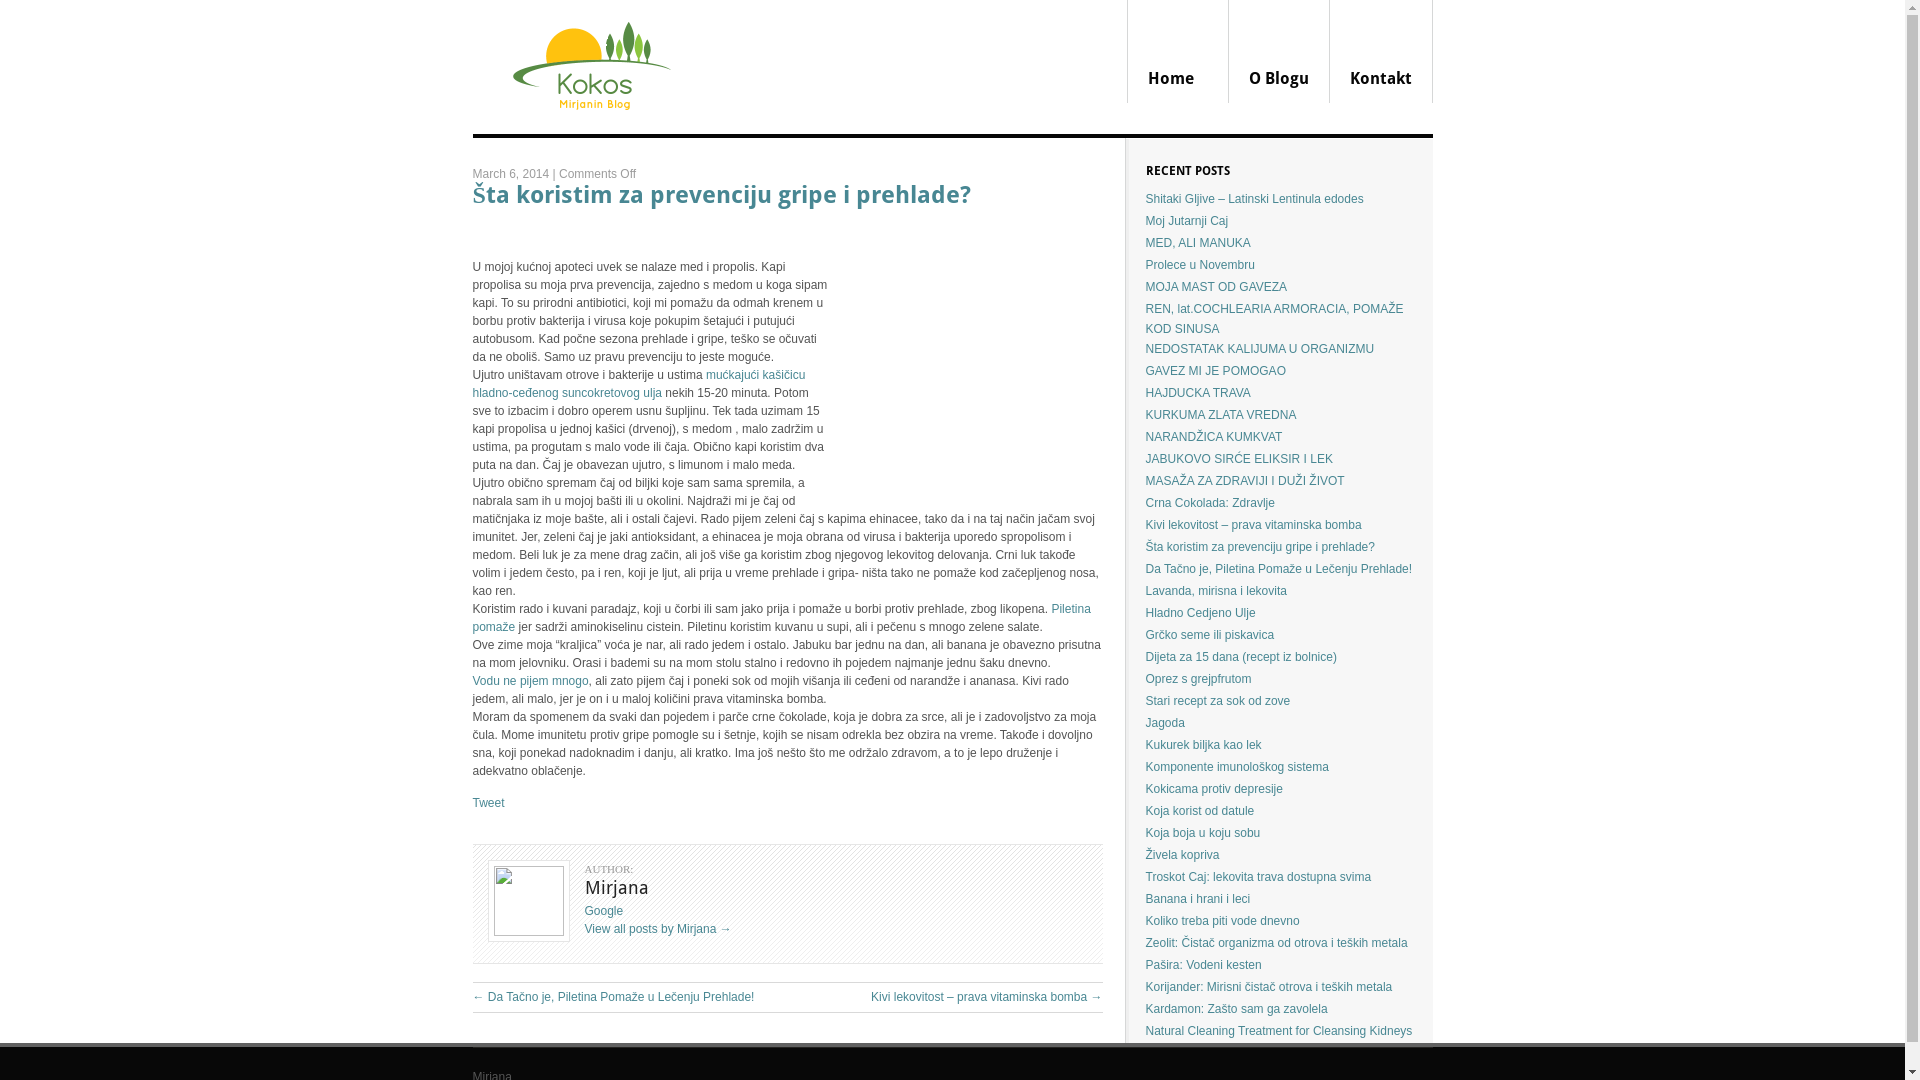 This screenshot has height=1080, width=1920. What do you see at coordinates (1277, 50) in the screenshot?
I see `'O Blogu'` at bounding box center [1277, 50].